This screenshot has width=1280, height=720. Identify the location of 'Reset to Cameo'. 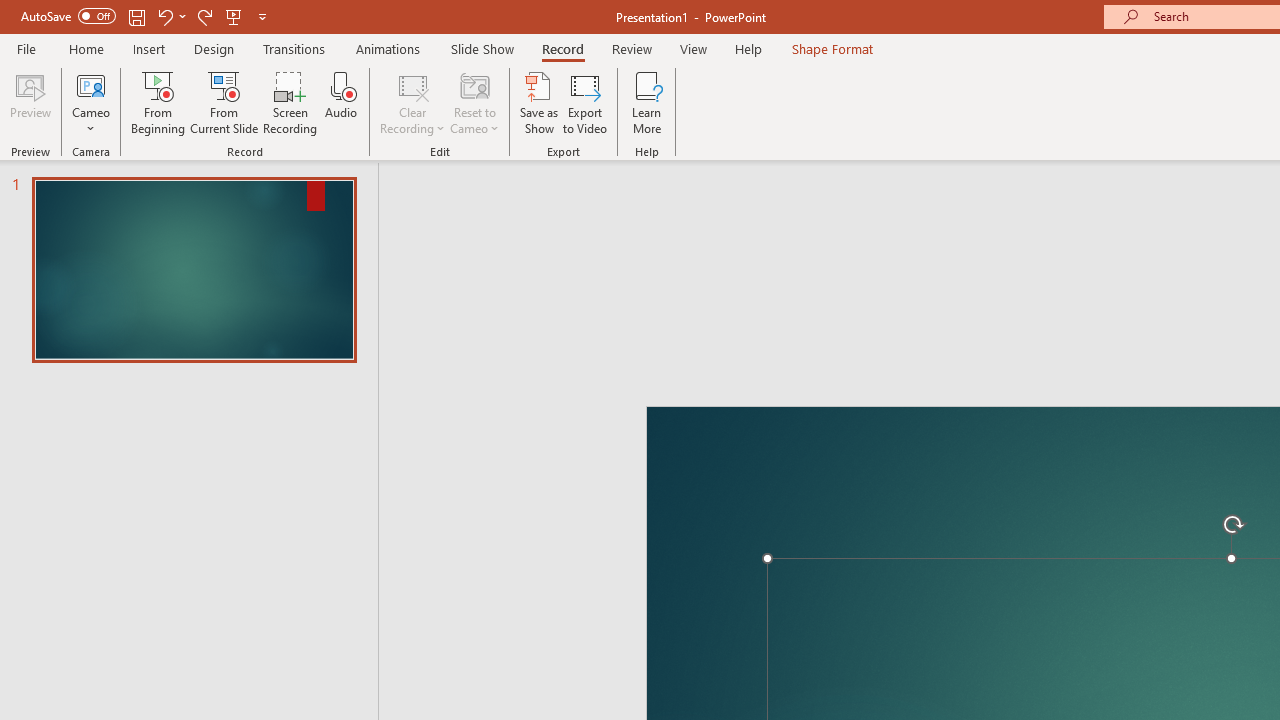
(473, 103).